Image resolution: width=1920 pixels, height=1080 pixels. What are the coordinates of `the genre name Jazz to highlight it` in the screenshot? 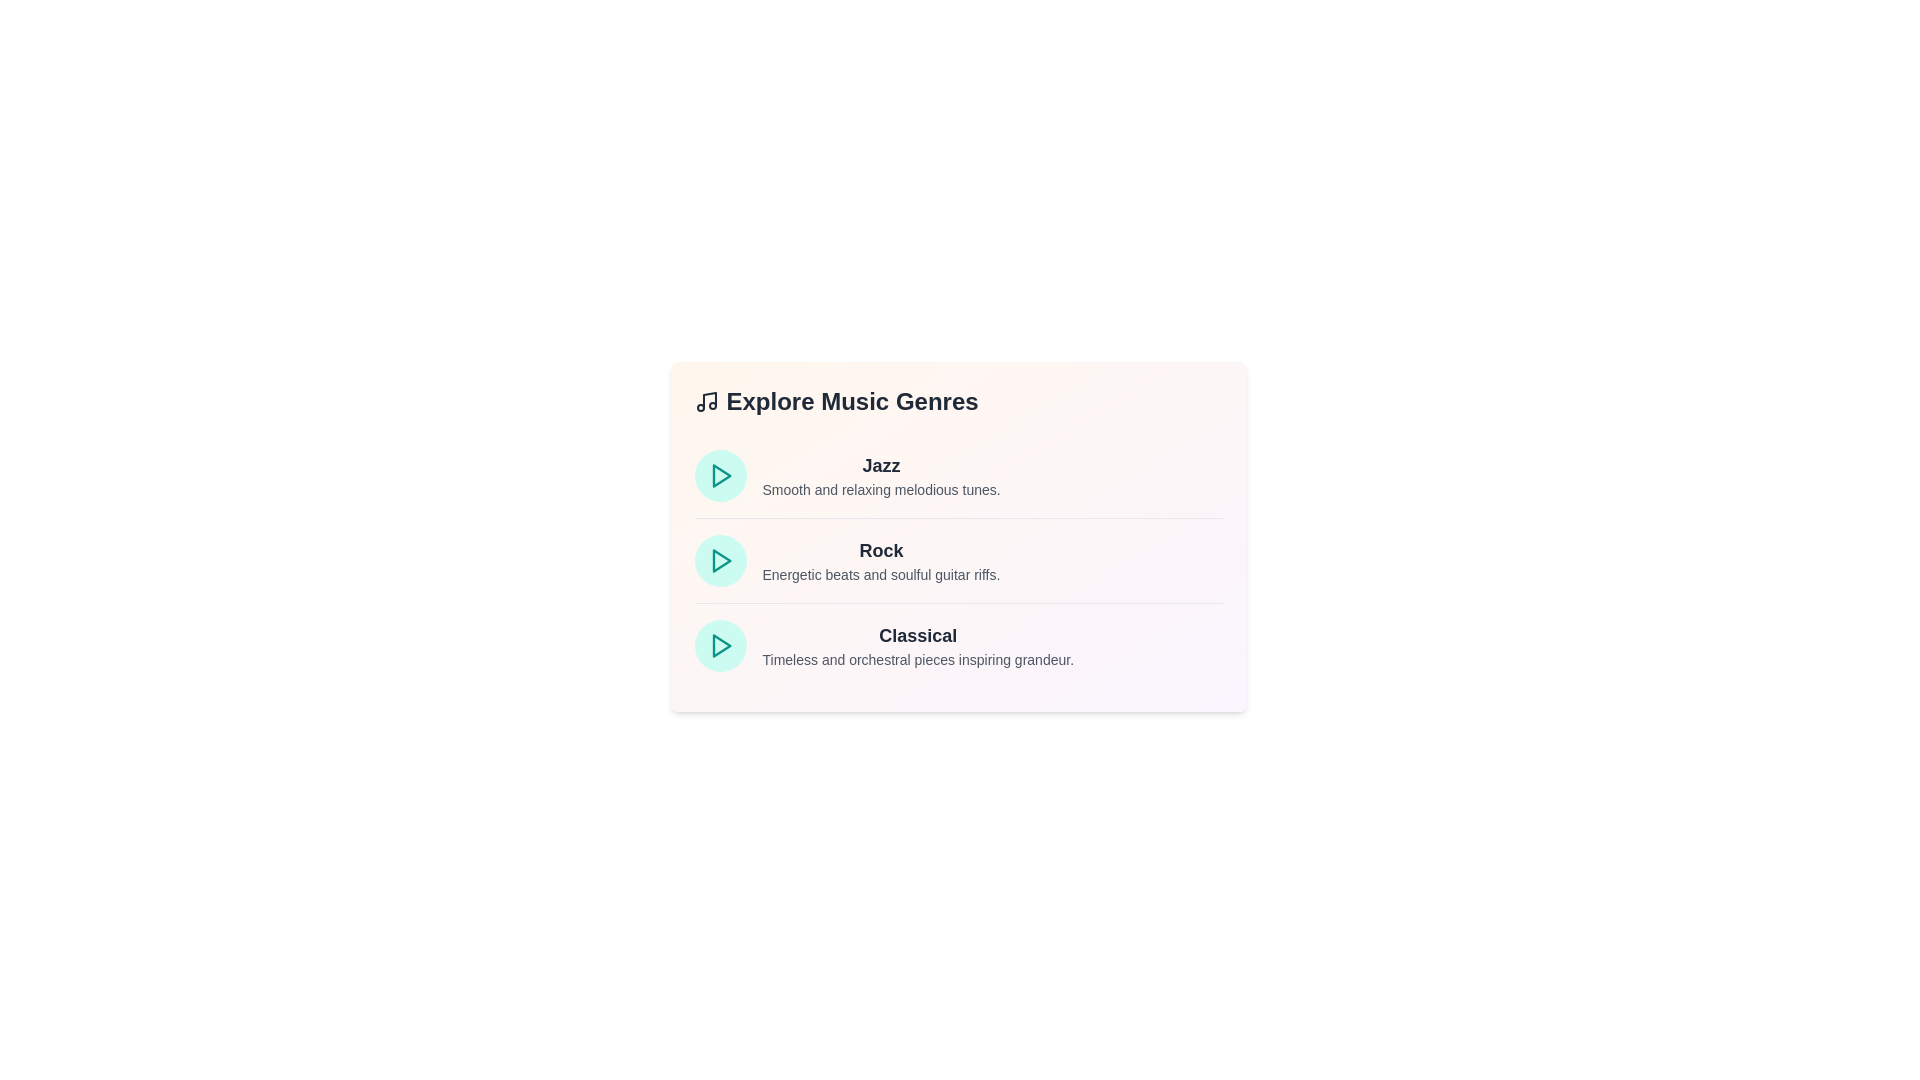 It's located at (880, 466).